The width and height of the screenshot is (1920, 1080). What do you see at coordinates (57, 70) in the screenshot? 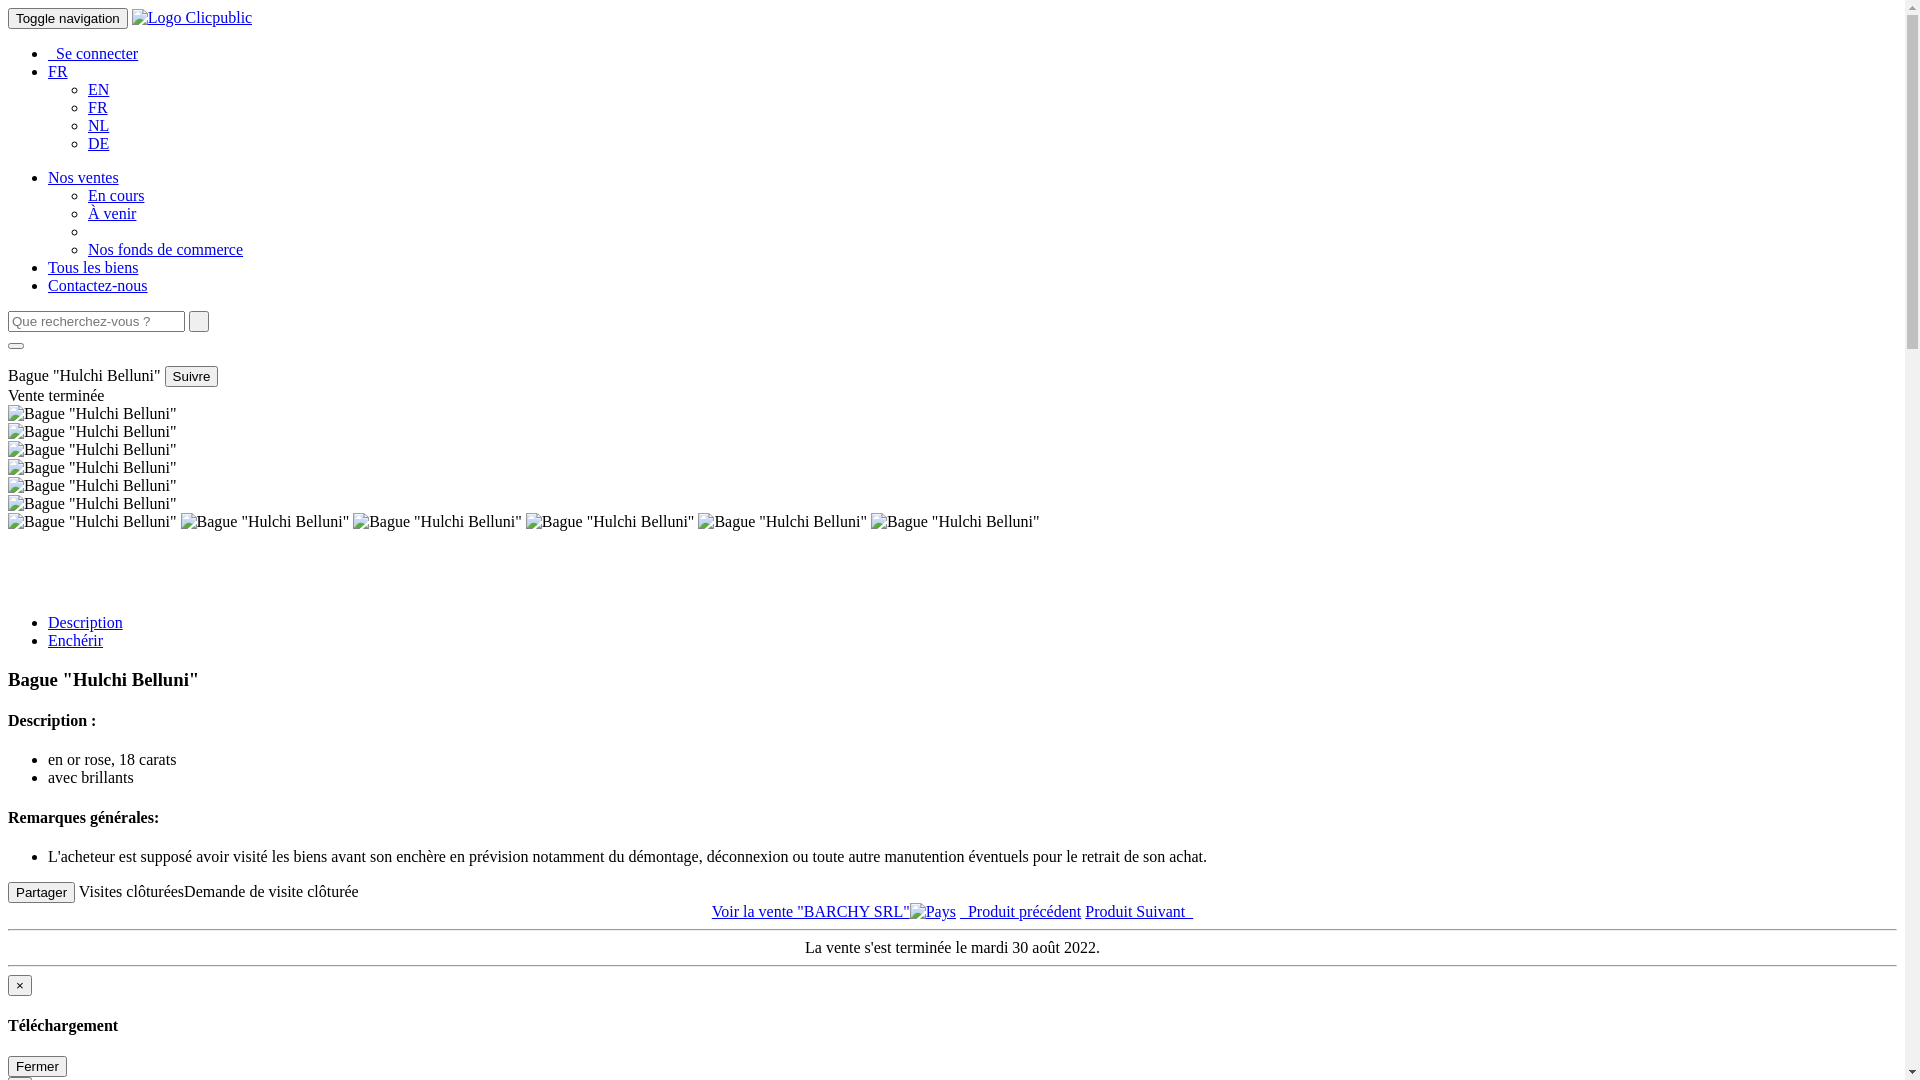
I see `'FR'` at bounding box center [57, 70].